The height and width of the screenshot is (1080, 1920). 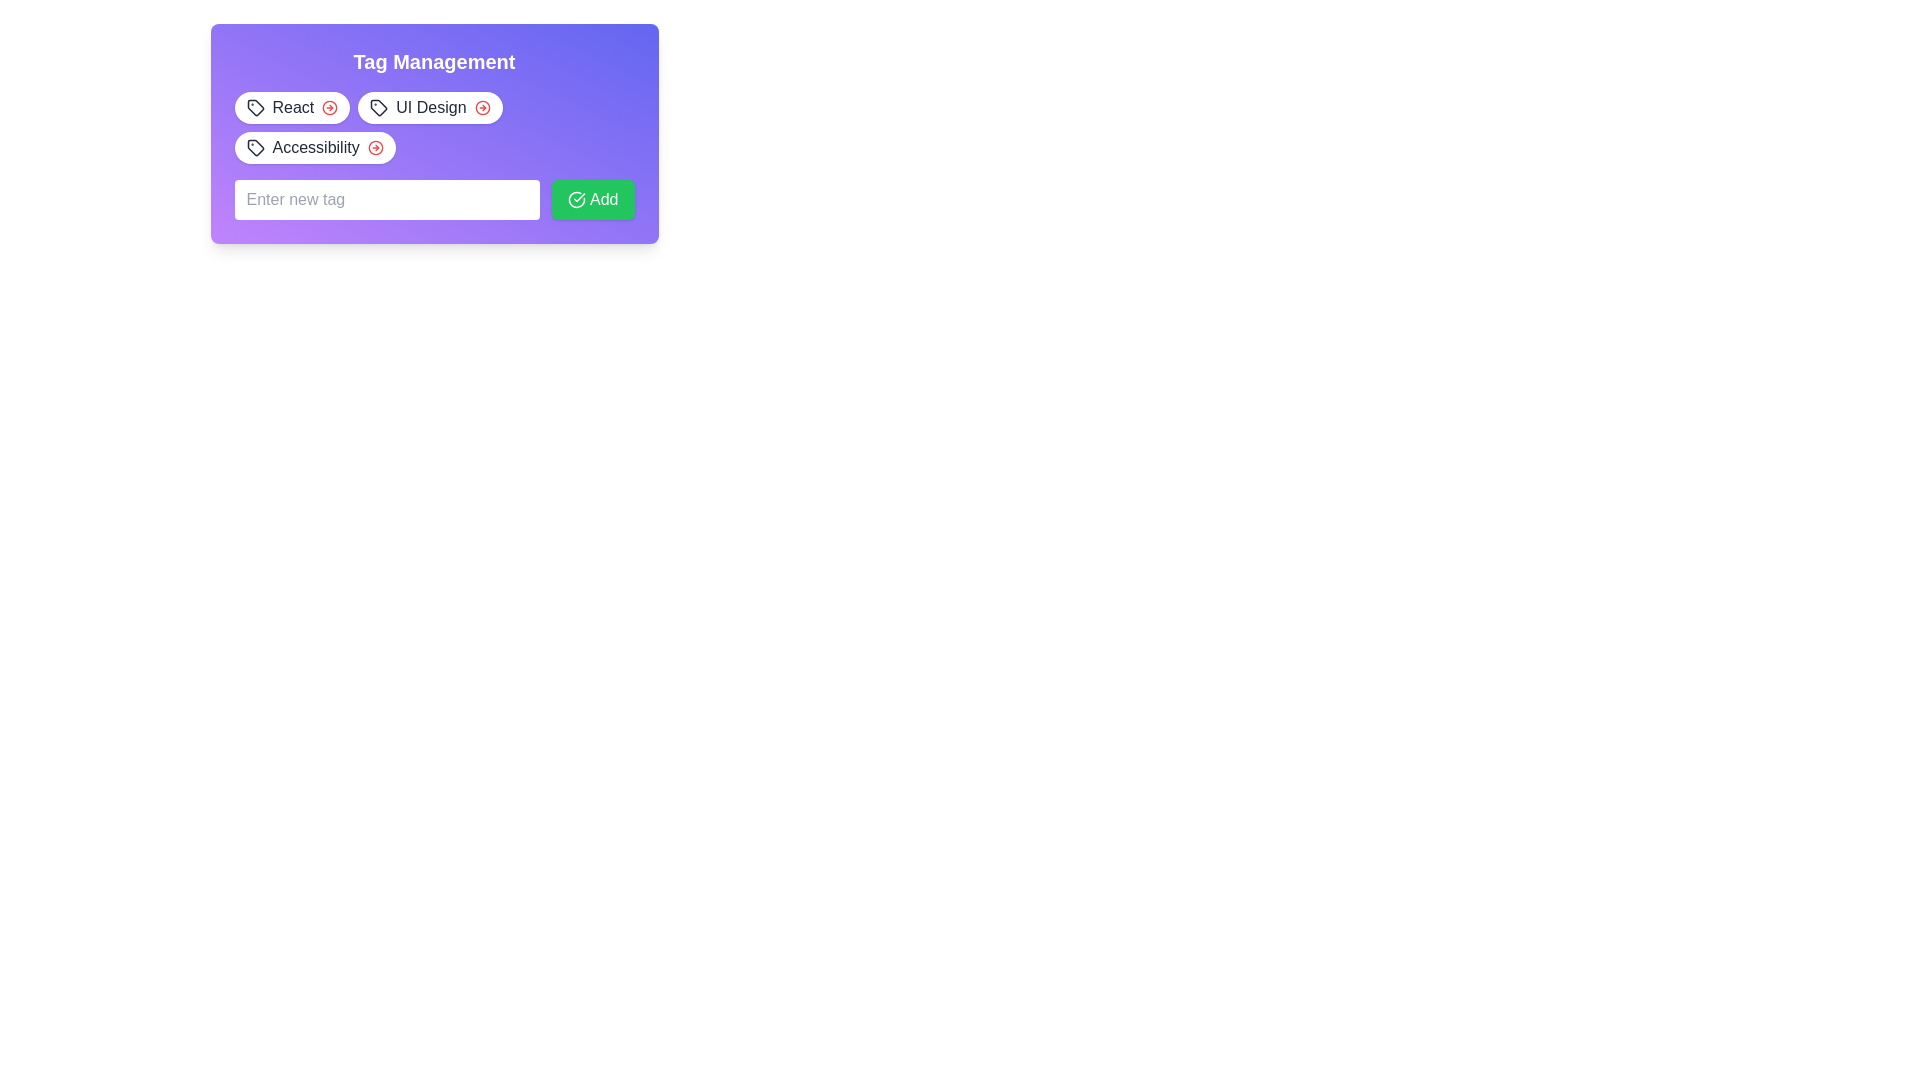 I want to click on the green circular icon with a white check mark located to the left side of the 'Add' button within the 'Tag Management' dialog box, so click(x=575, y=200).